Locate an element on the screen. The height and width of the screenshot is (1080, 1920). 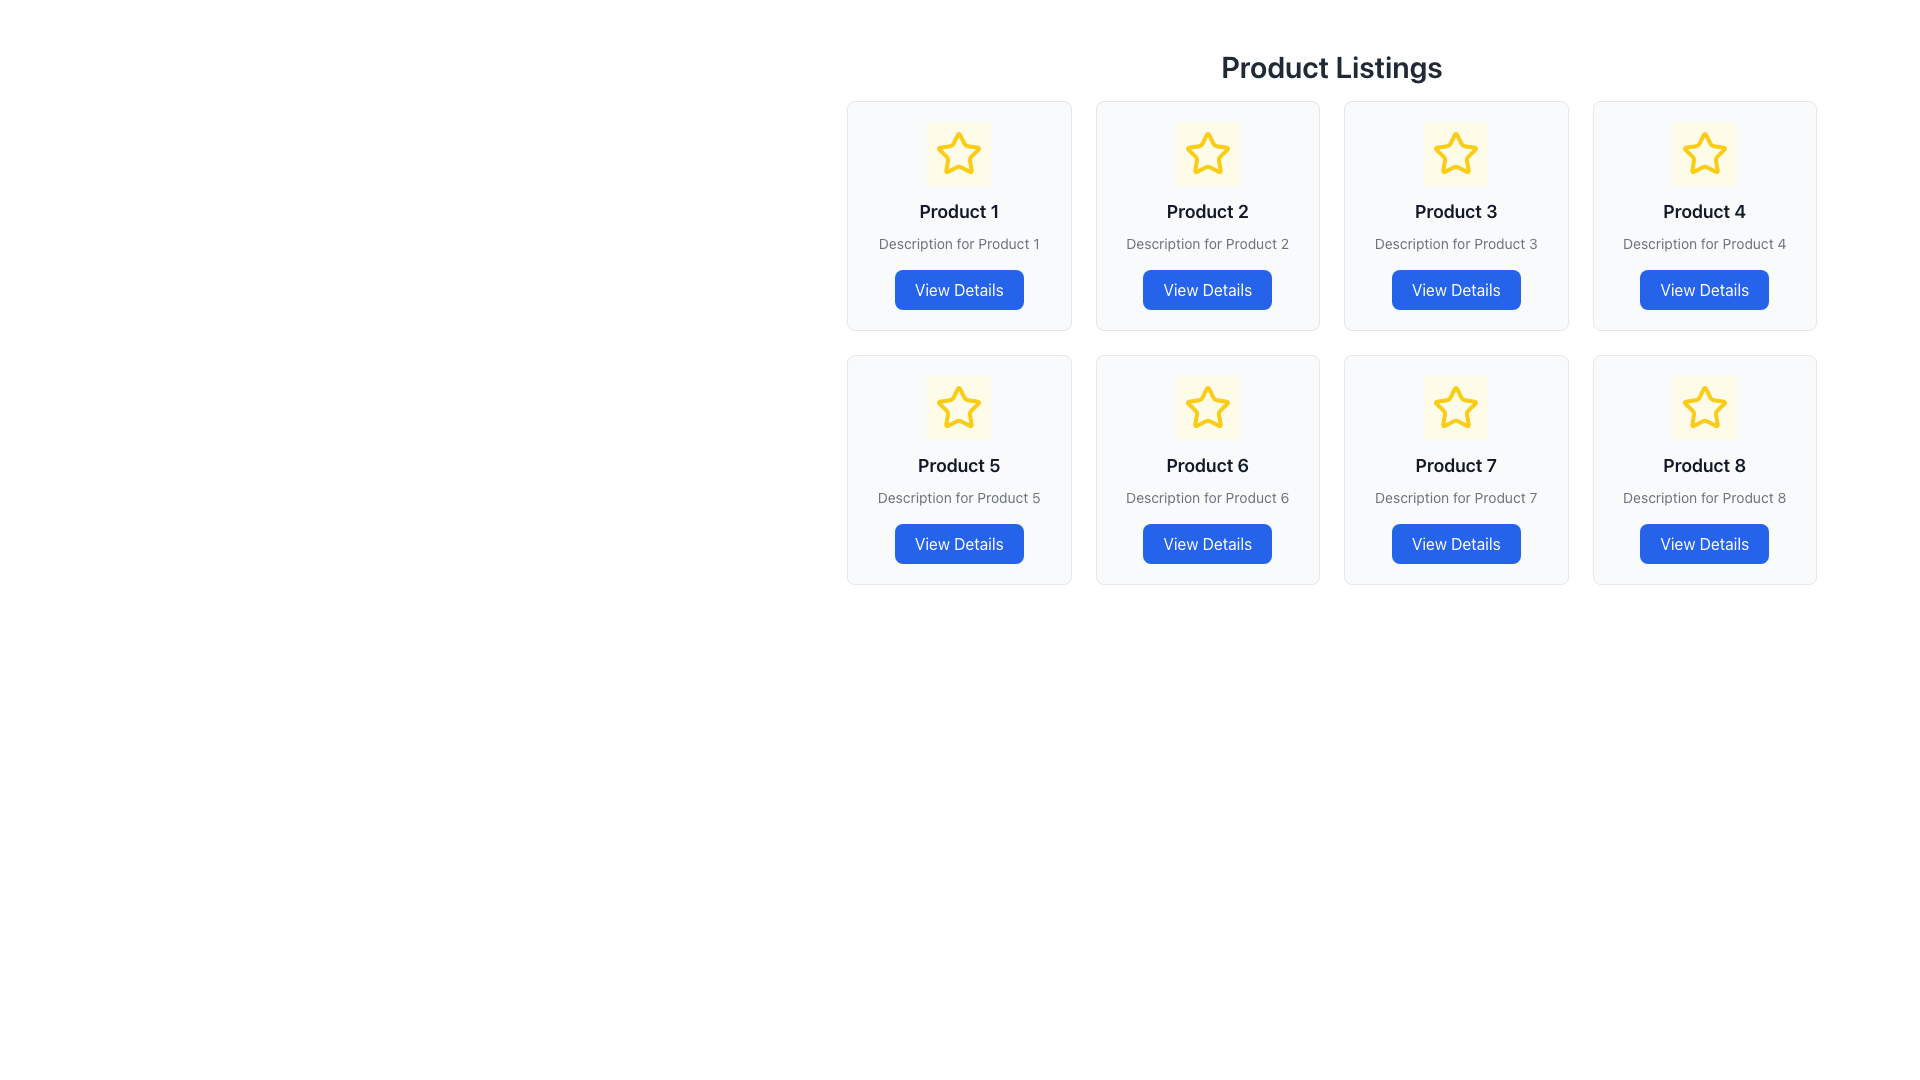
text label displaying 'Product 7' located in the second row, third column of a 4x2 grid is located at coordinates (1456, 466).